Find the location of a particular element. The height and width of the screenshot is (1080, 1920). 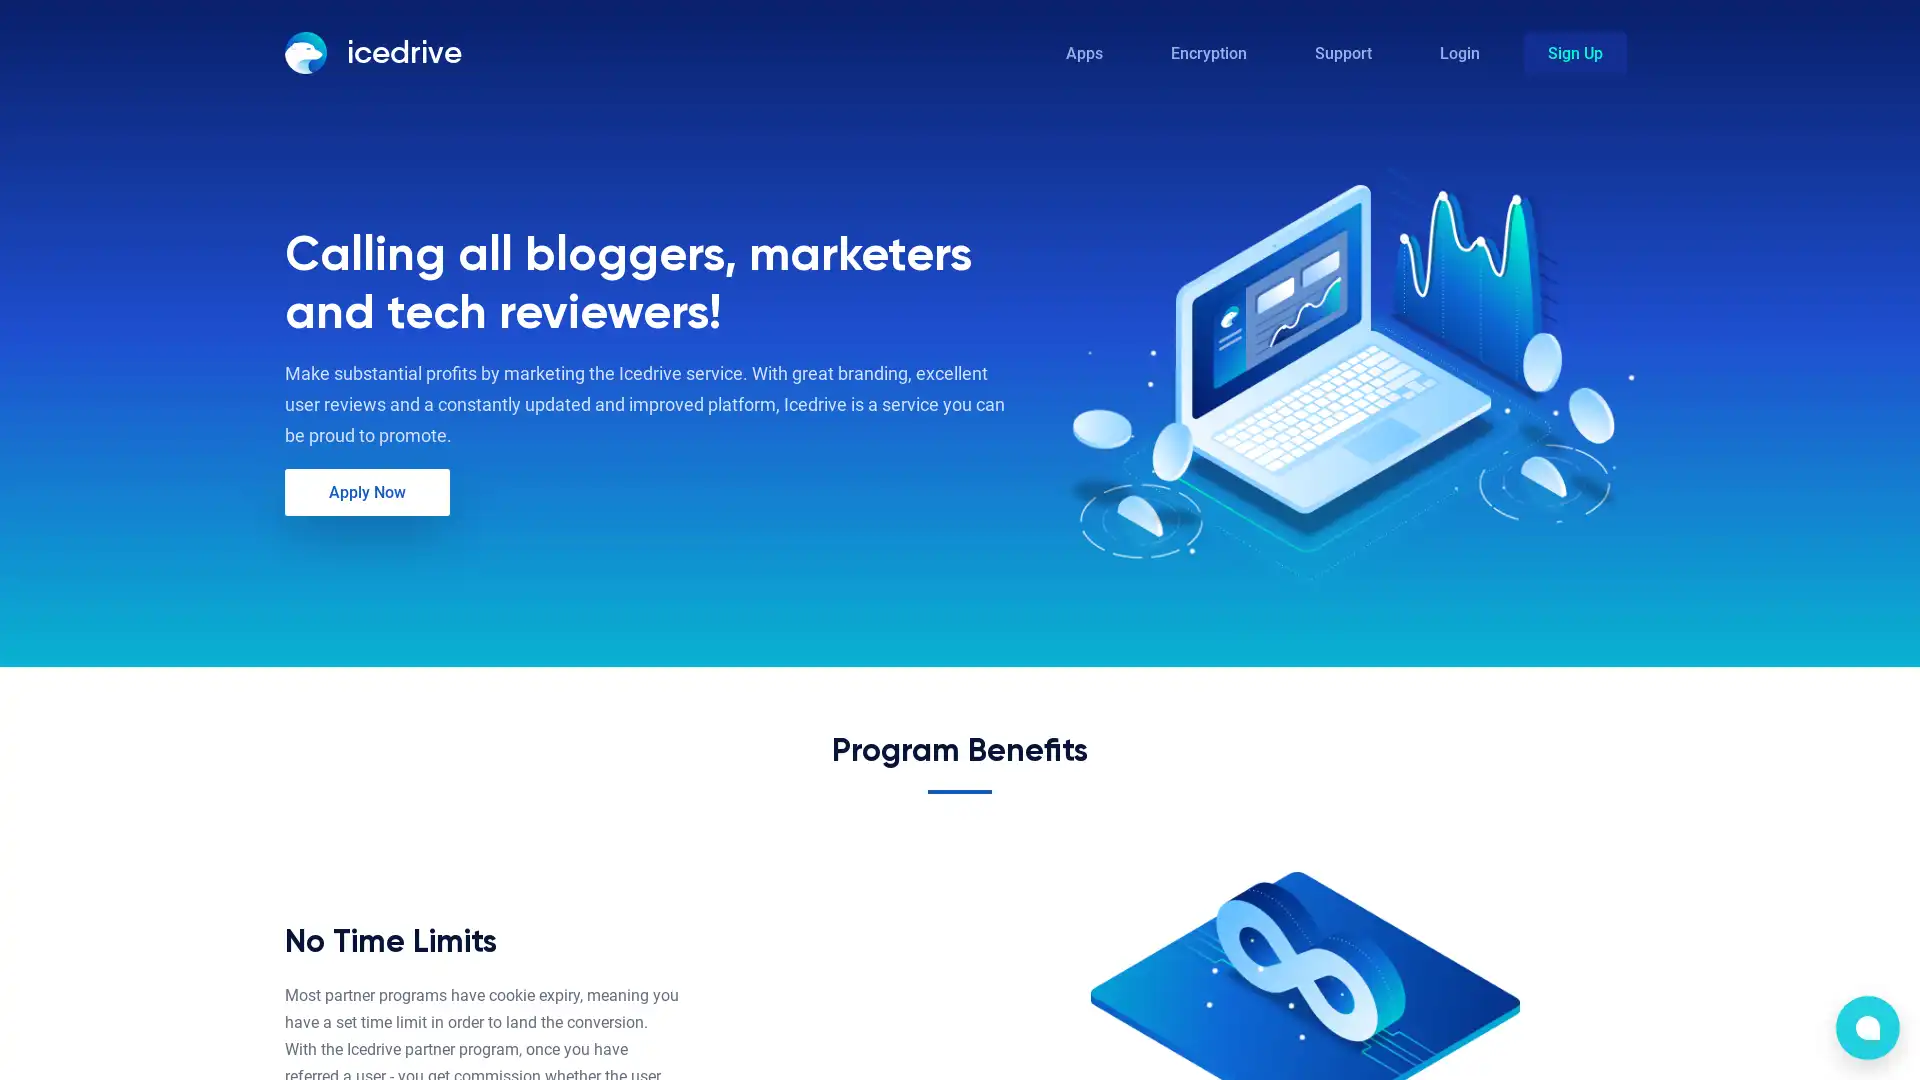

bubble-icon is located at coordinates (1866, 1028).